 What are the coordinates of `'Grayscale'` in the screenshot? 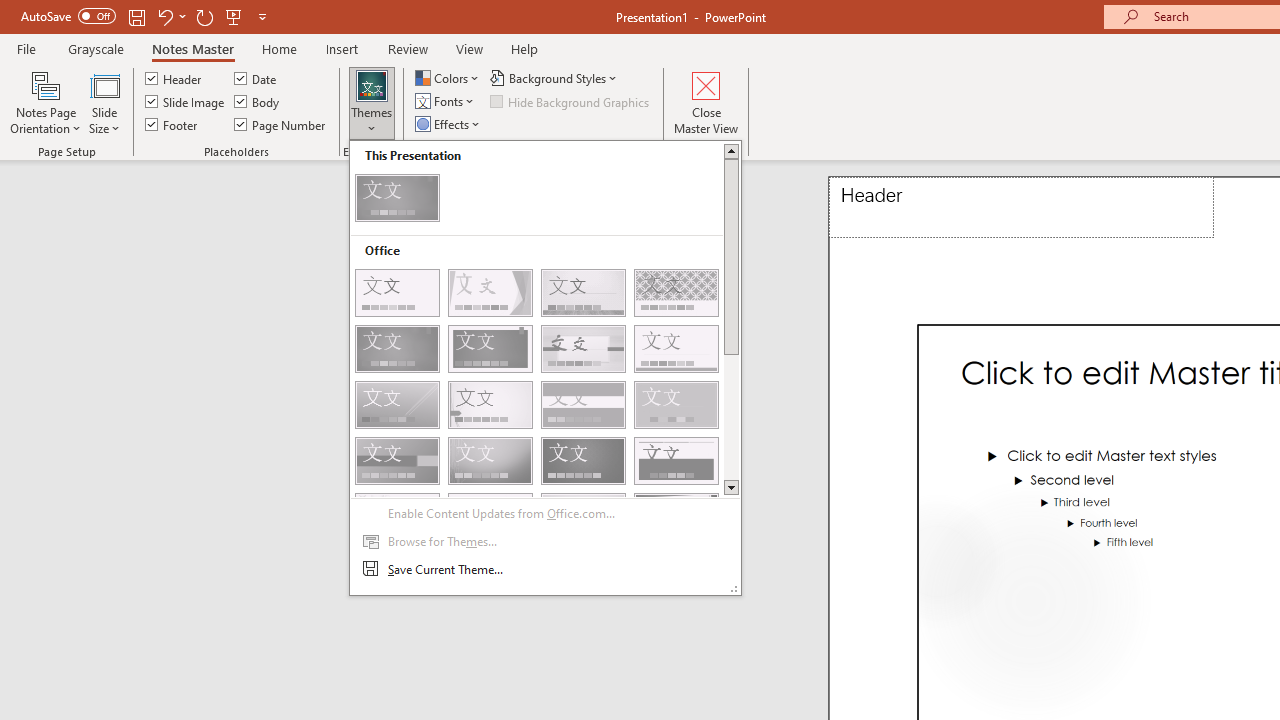 It's located at (95, 48).